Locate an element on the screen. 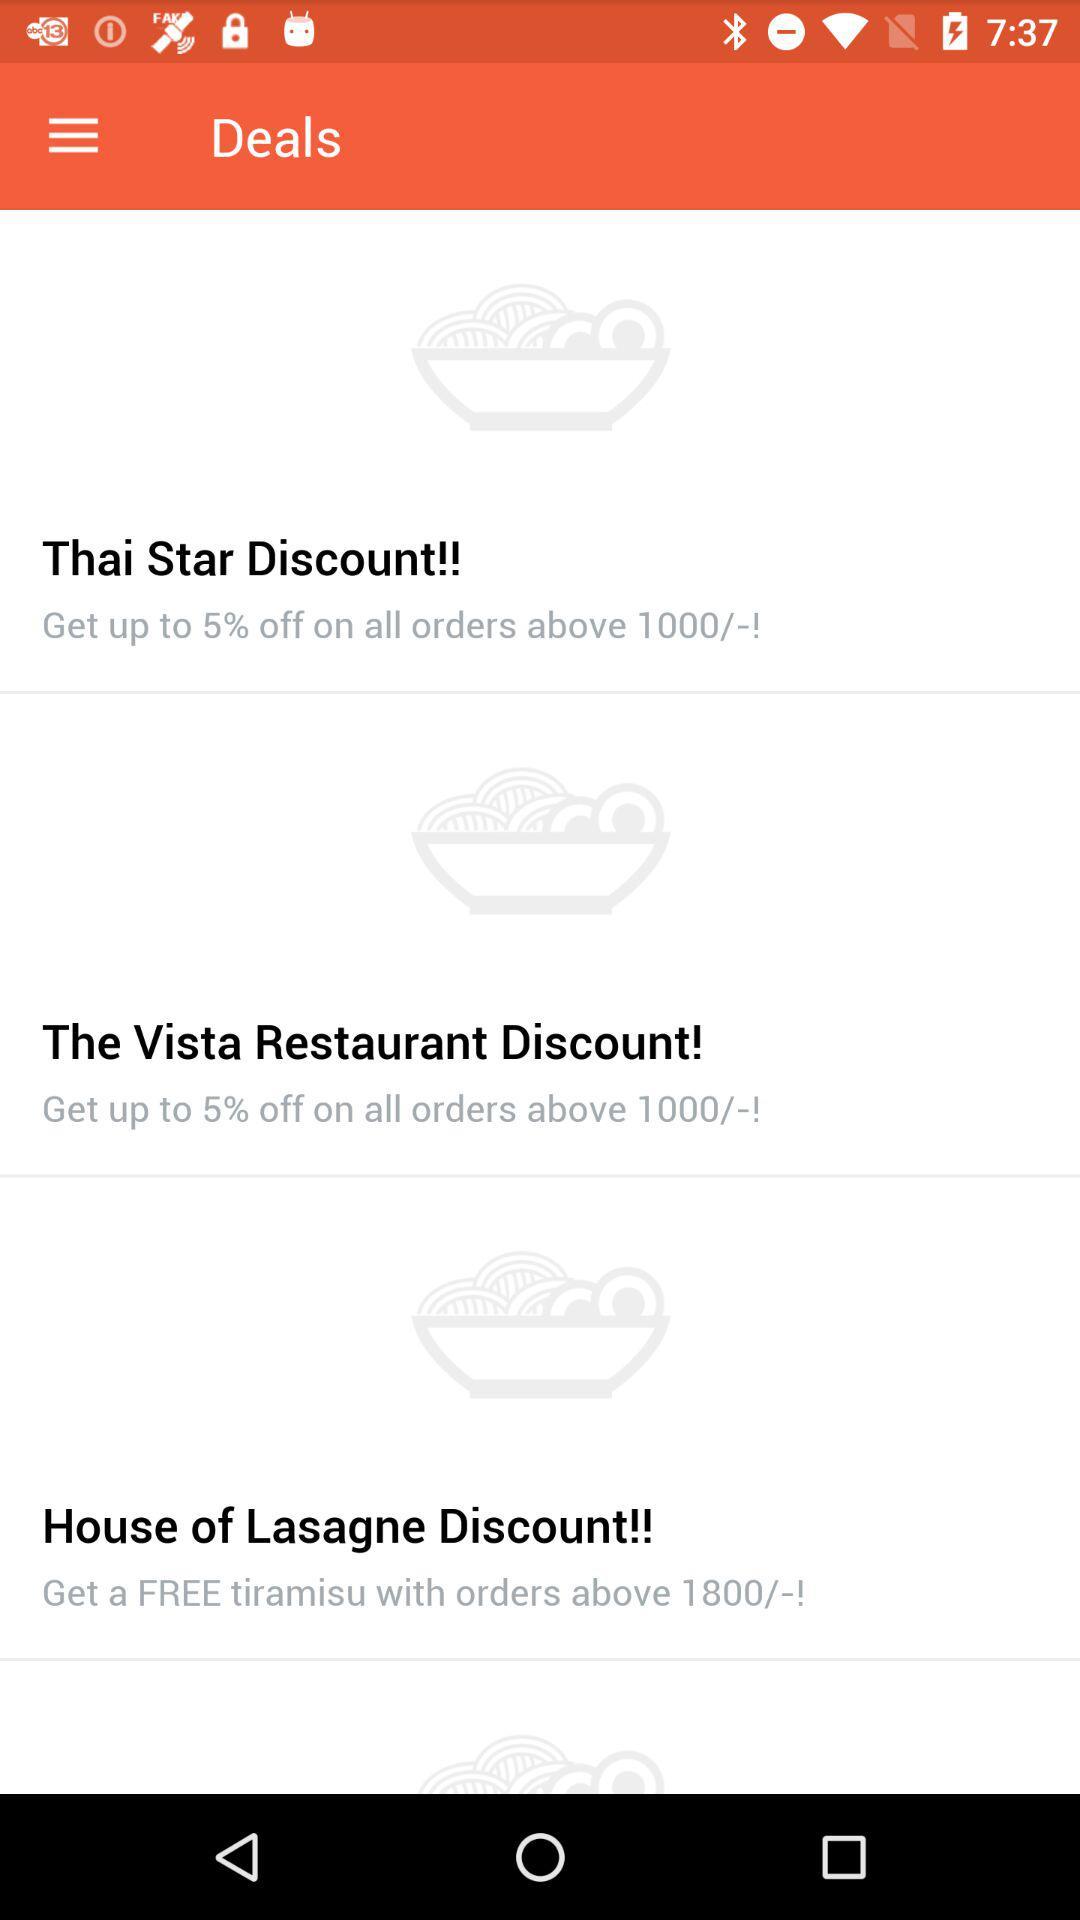  the item next to the deals is located at coordinates (72, 135).